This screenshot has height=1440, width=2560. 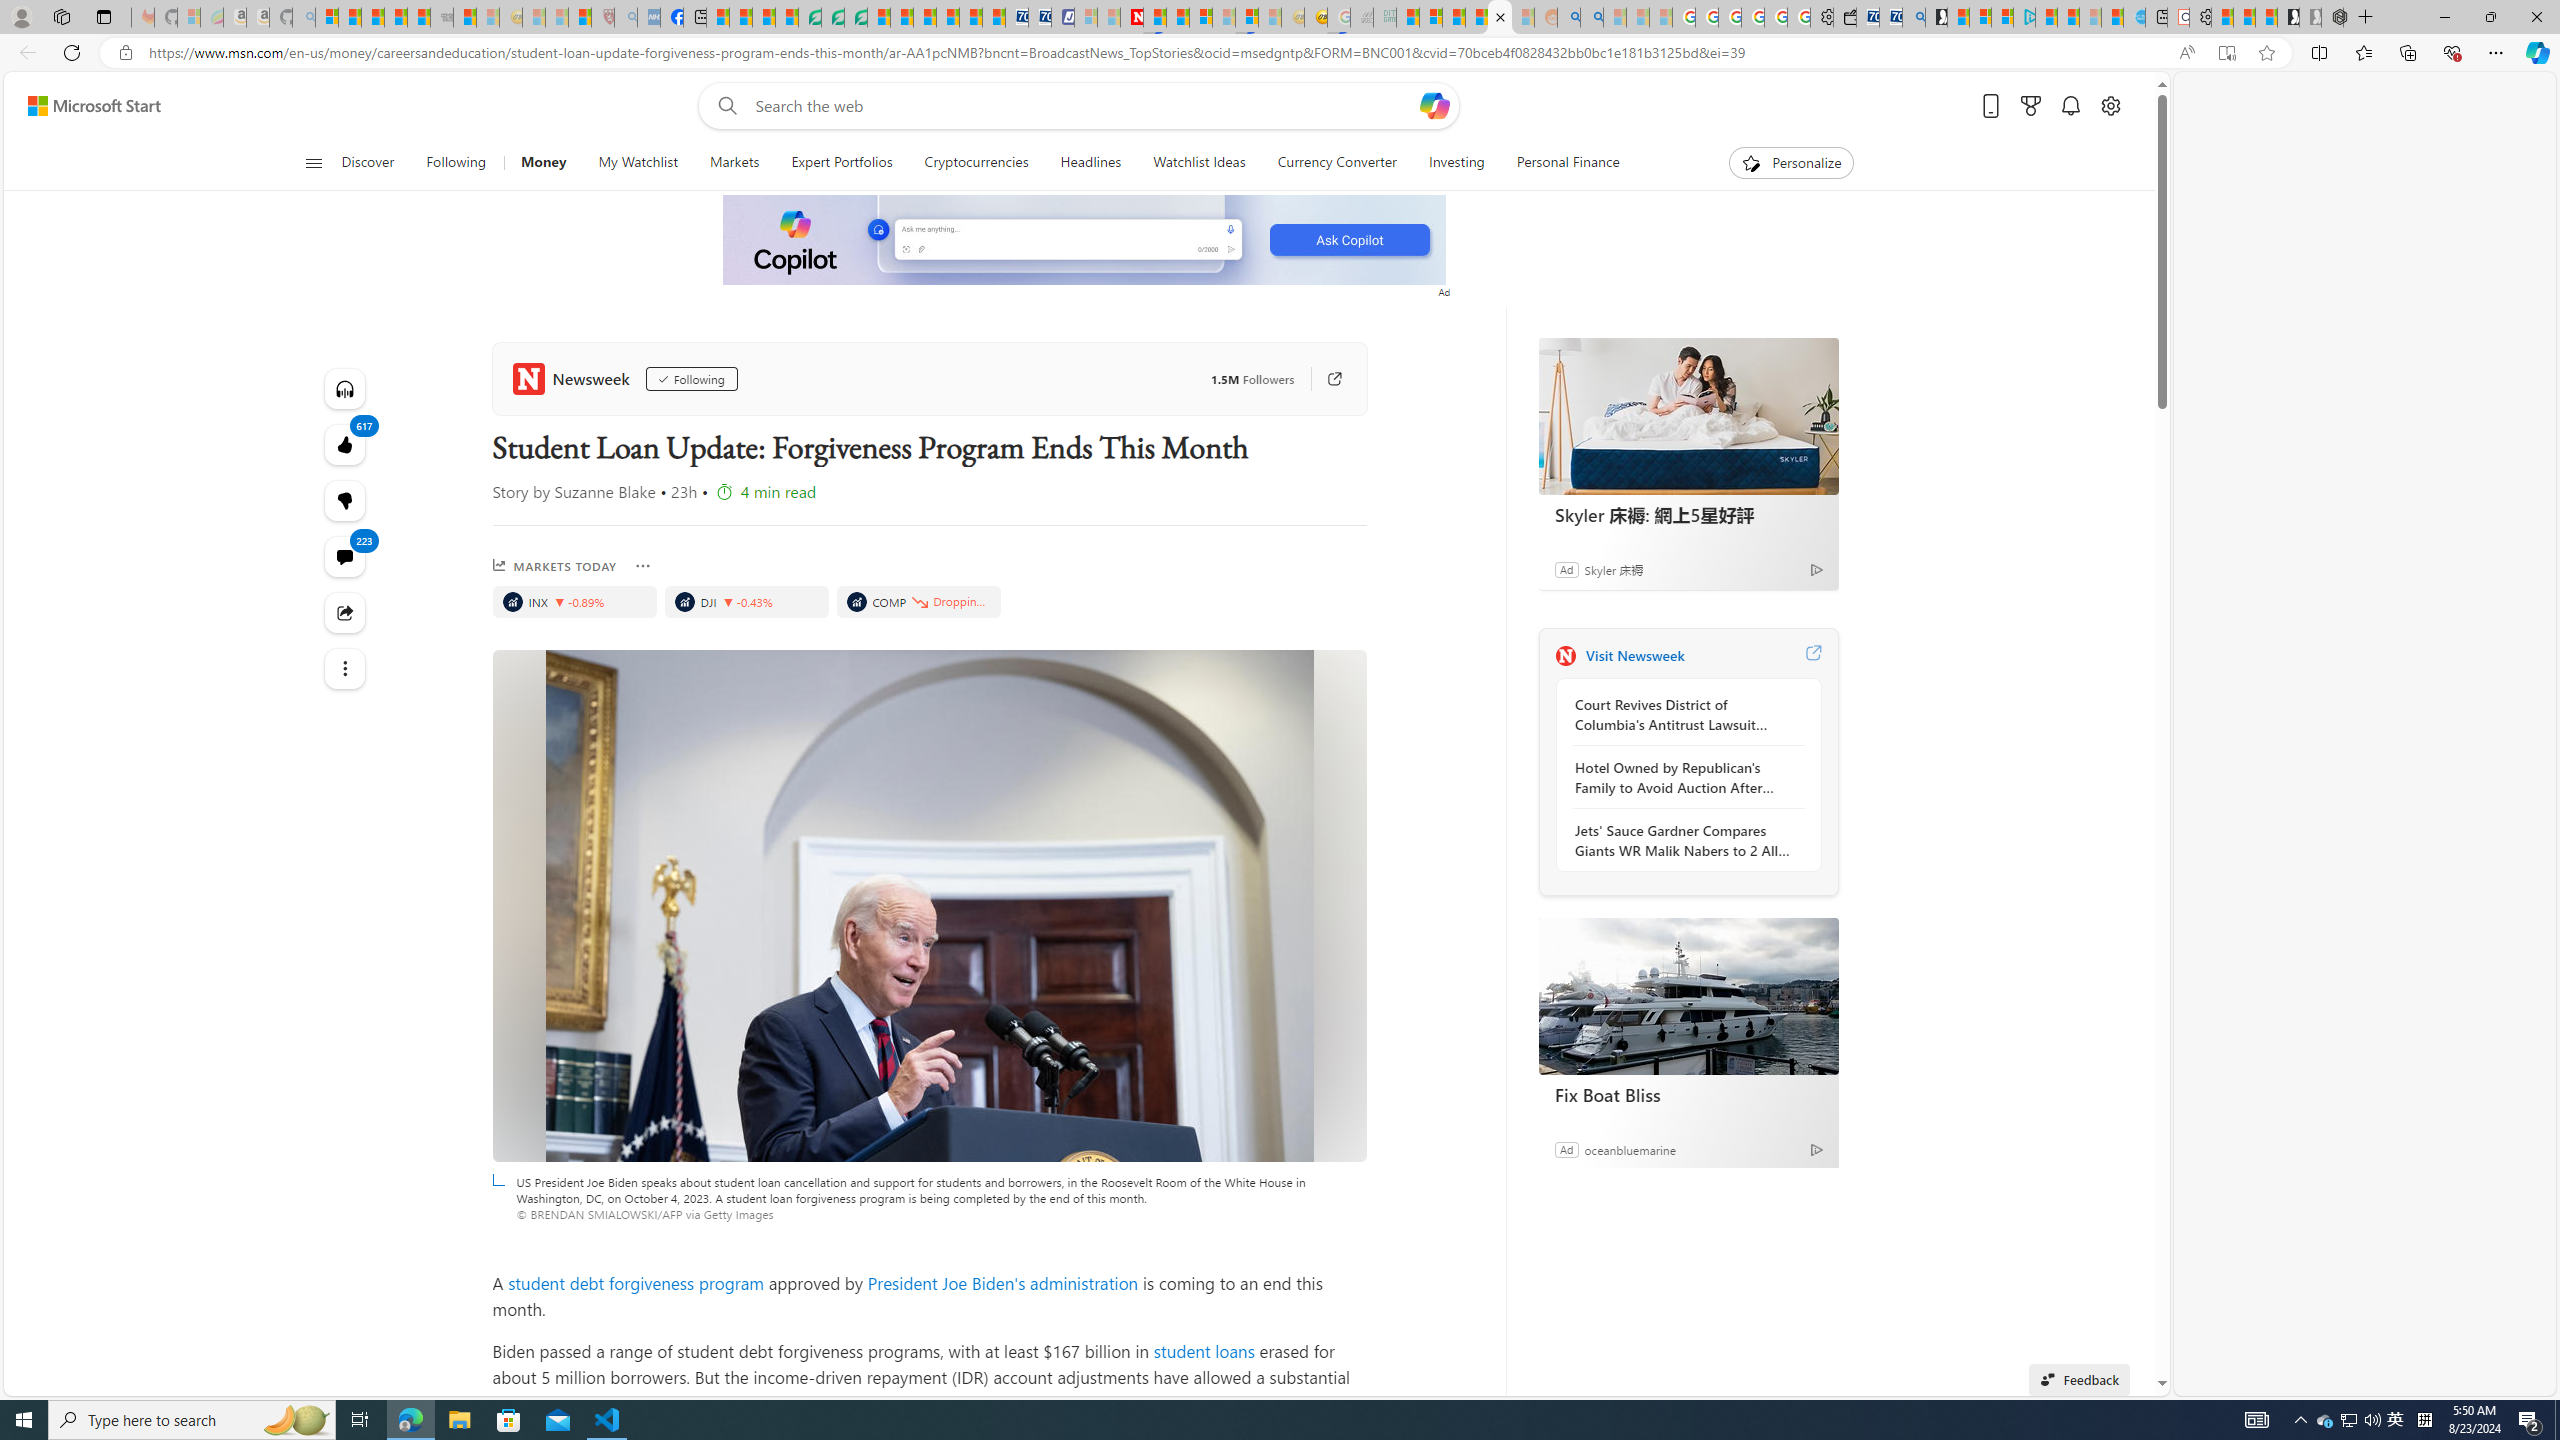 What do you see at coordinates (1091, 162) in the screenshot?
I see `'Headlines'` at bounding box center [1091, 162].